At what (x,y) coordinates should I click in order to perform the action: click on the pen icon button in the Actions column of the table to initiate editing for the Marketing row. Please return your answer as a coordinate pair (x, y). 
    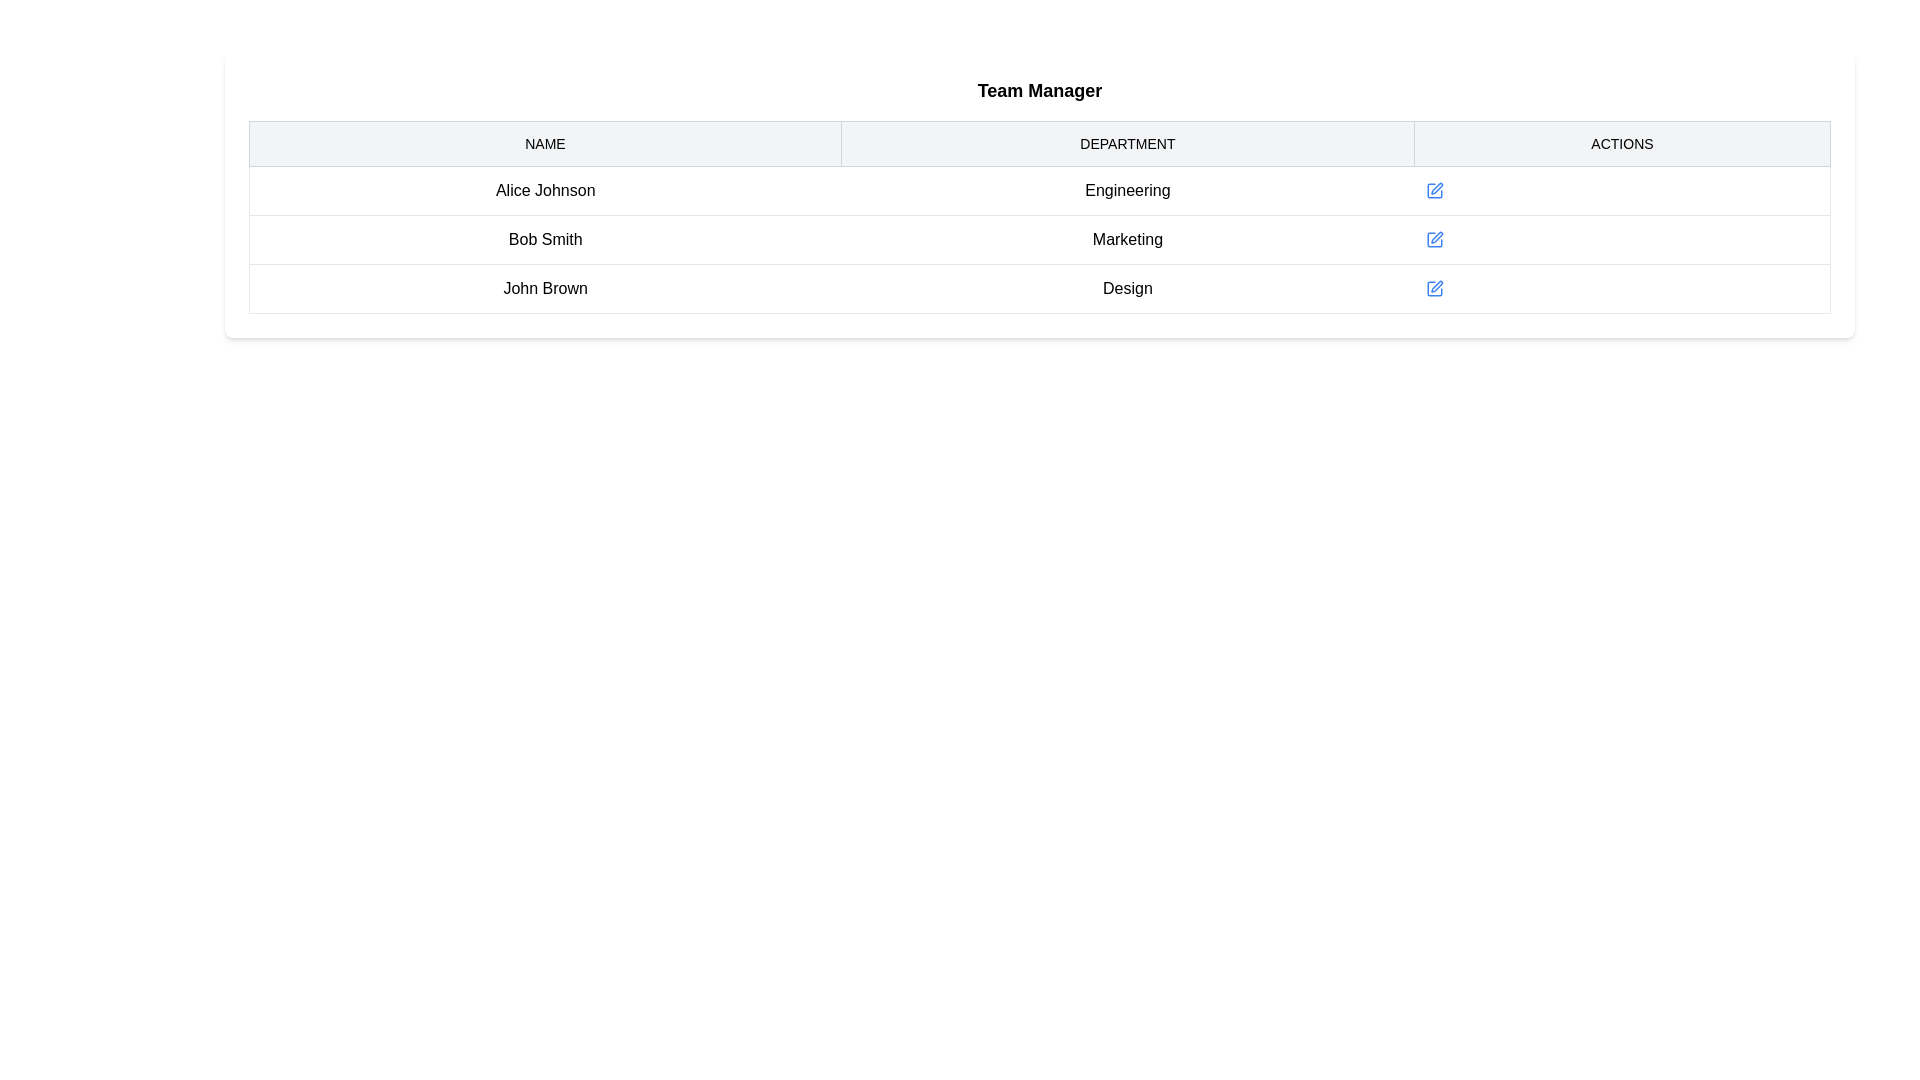
    Looking at the image, I should click on (1434, 238).